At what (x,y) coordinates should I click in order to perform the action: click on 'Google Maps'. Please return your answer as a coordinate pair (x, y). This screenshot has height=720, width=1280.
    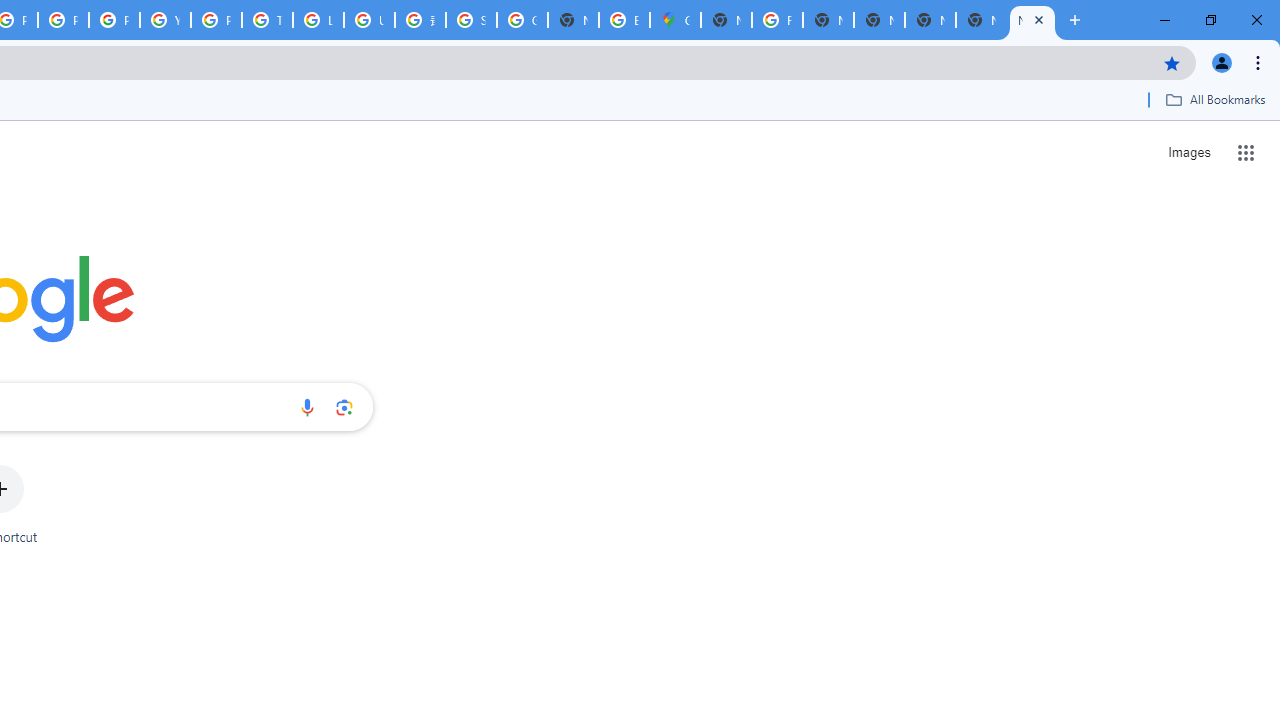
    Looking at the image, I should click on (675, 20).